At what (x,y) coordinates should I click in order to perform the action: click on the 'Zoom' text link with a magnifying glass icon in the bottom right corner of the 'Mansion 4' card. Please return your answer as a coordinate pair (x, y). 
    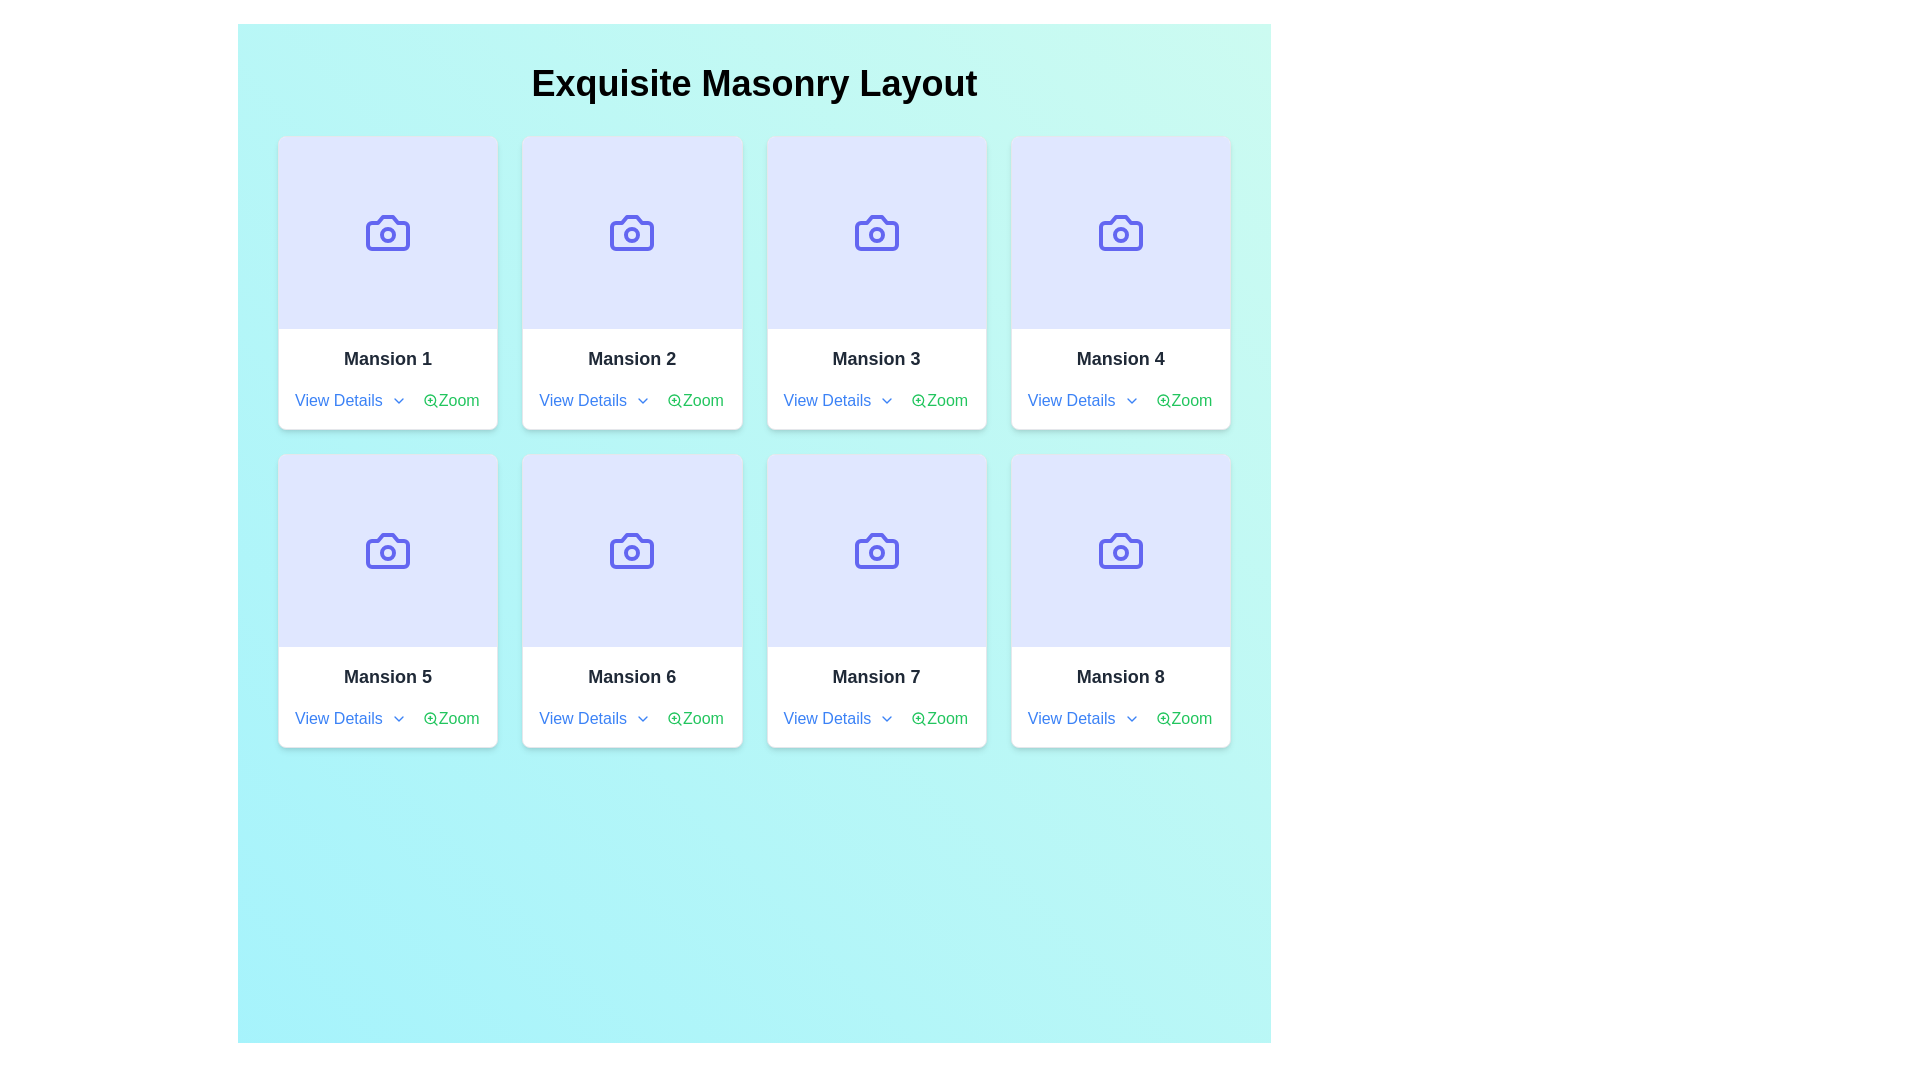
    Looking at the image, I should click on (1183, 401).